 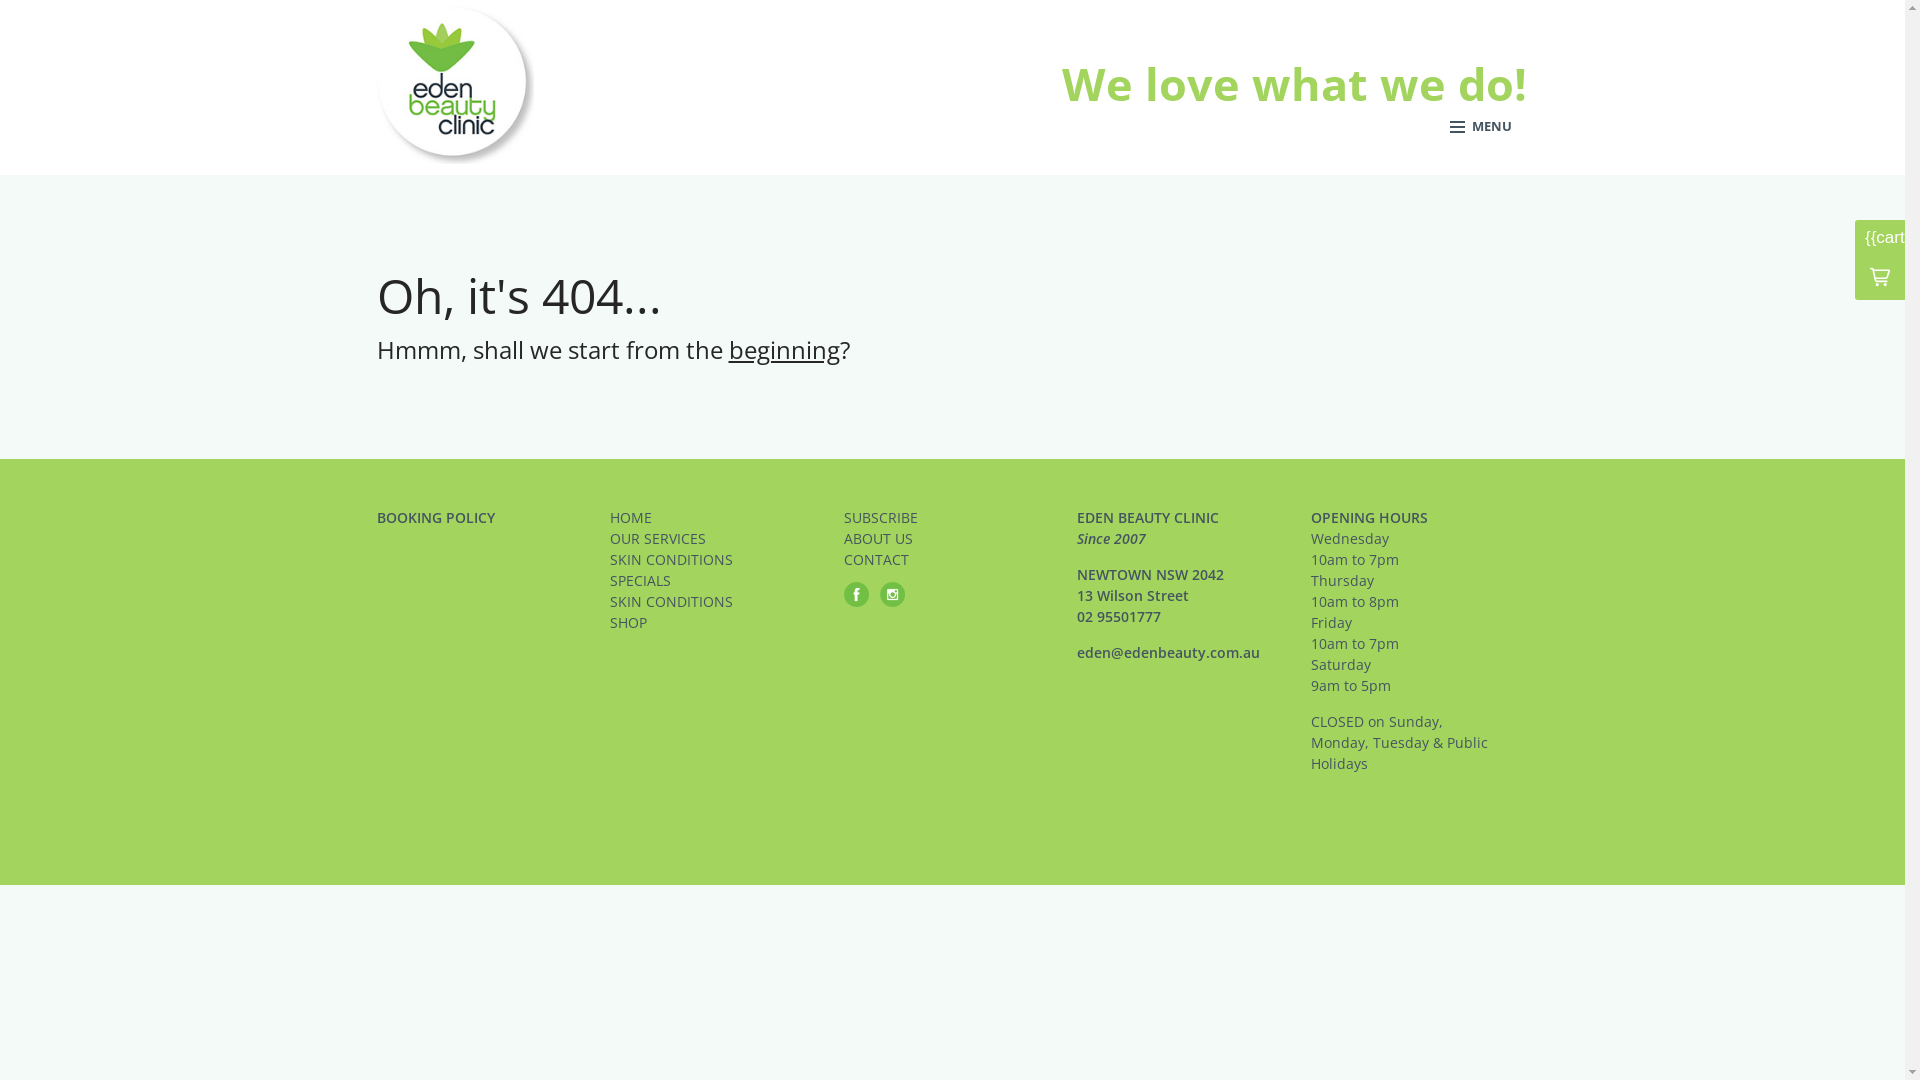 What do you see at coordinates (952, 537) in the screenshot?
I see `'ABOUT US'` at bounding box center [952, 537].